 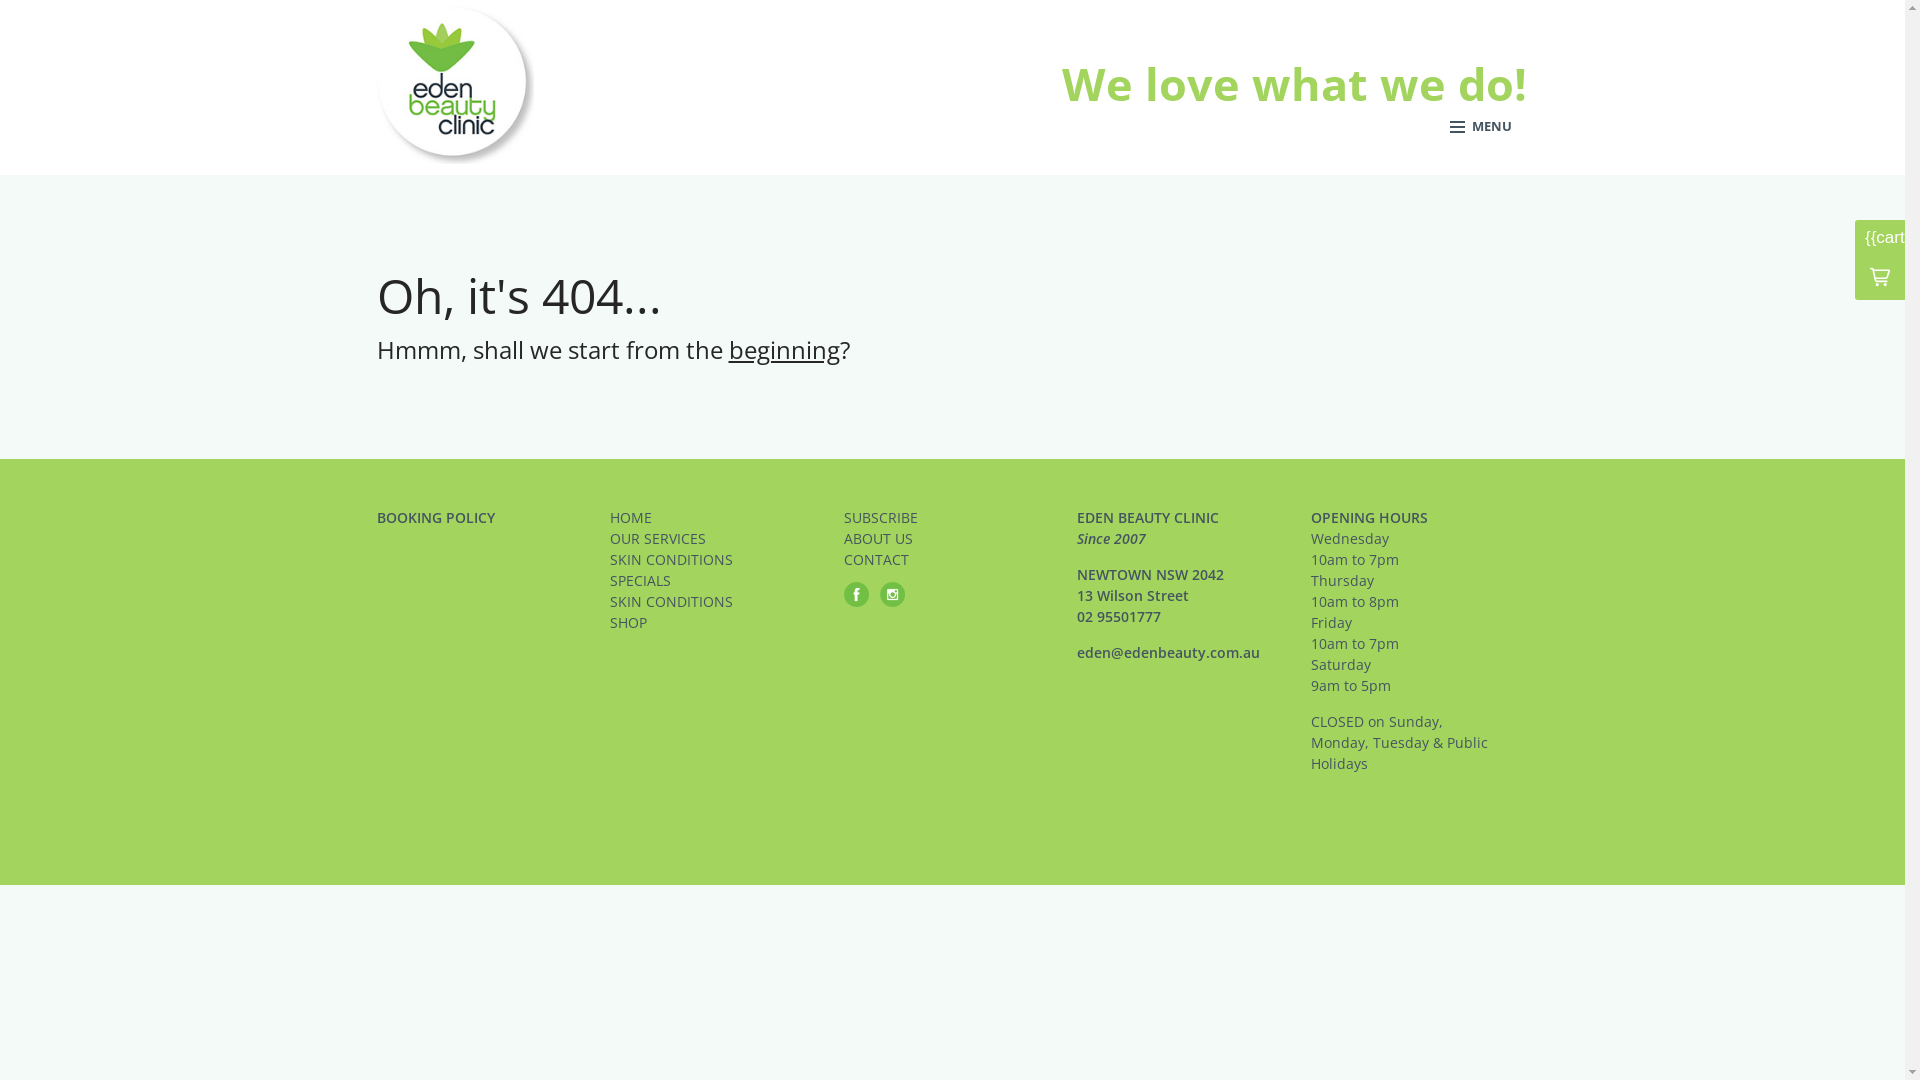 What do you see at coordinates (952, 537) in the screenshot?
I see `'ABOUT US'` at bounding box center [952, 537].